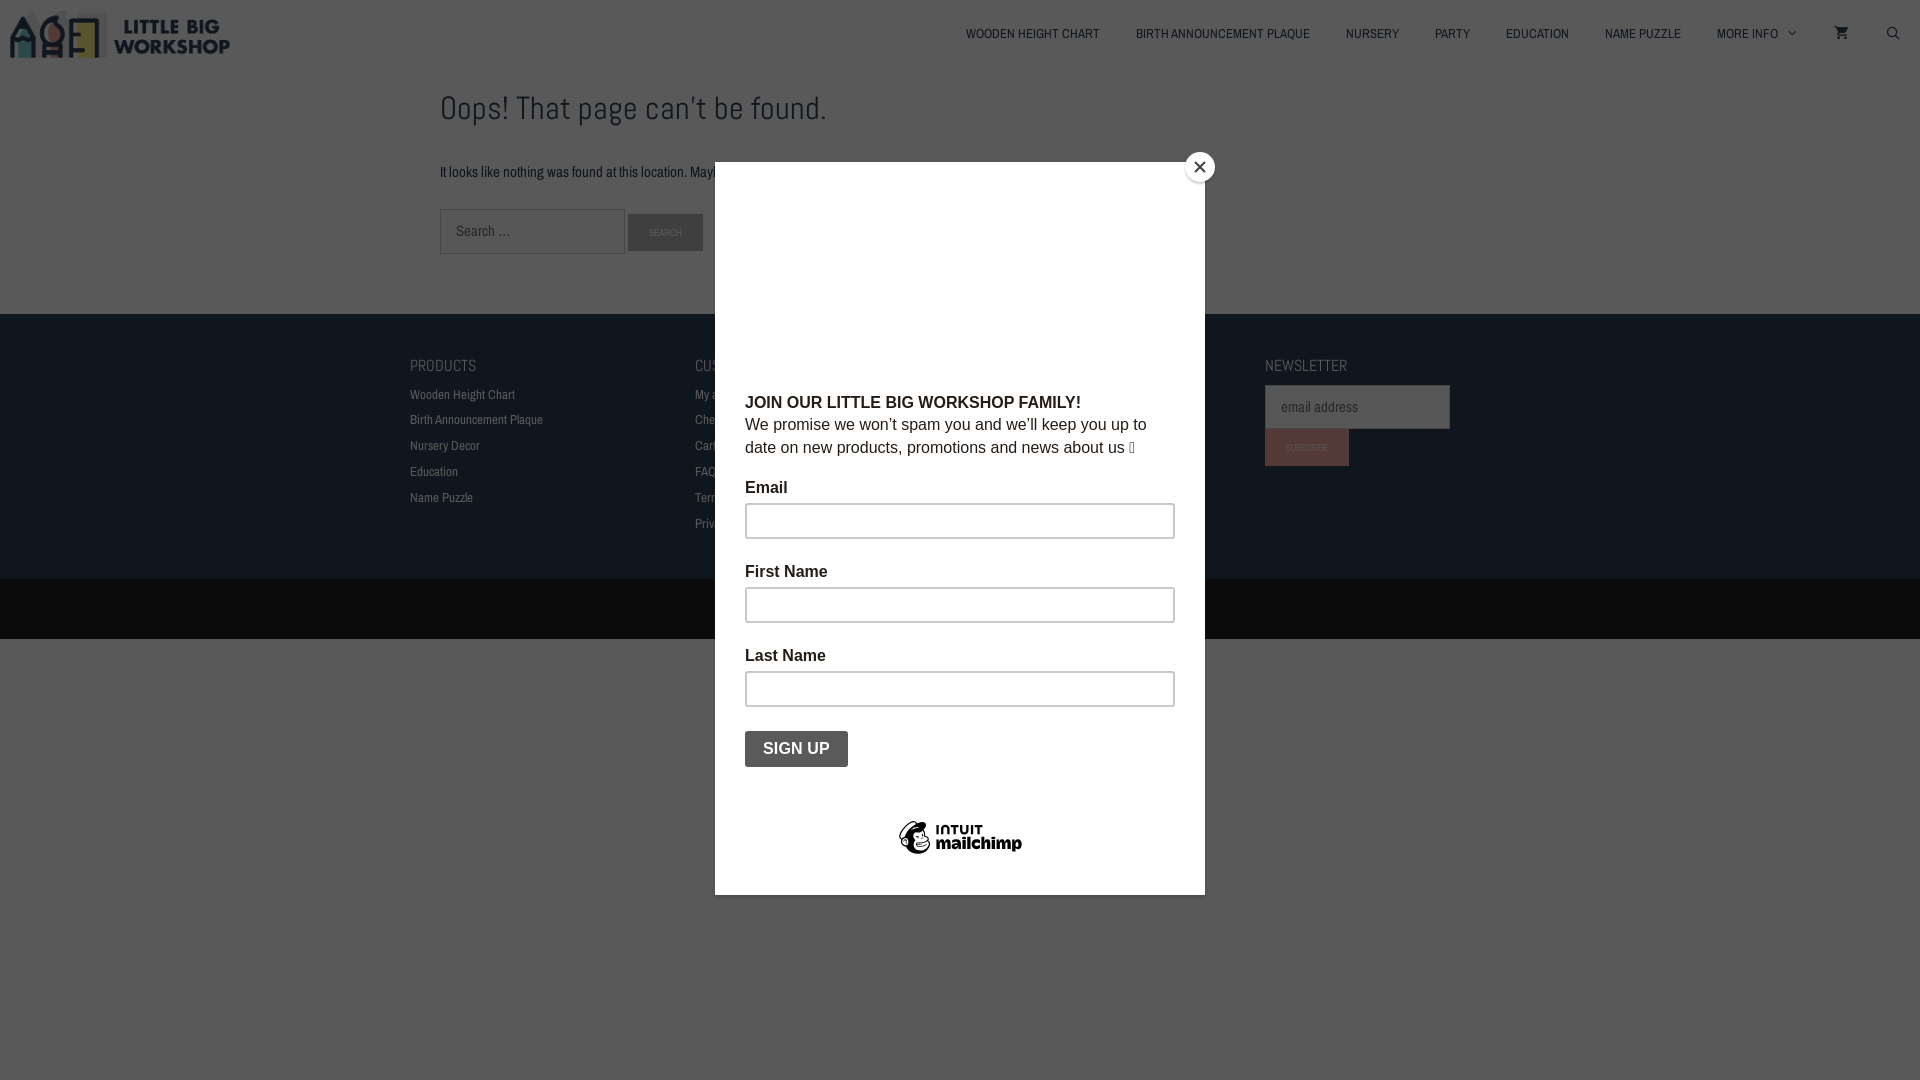 Image resolution: width=1920 pixels, height=1080 pixels. I want to click on 'Cart', so click(705, 444).